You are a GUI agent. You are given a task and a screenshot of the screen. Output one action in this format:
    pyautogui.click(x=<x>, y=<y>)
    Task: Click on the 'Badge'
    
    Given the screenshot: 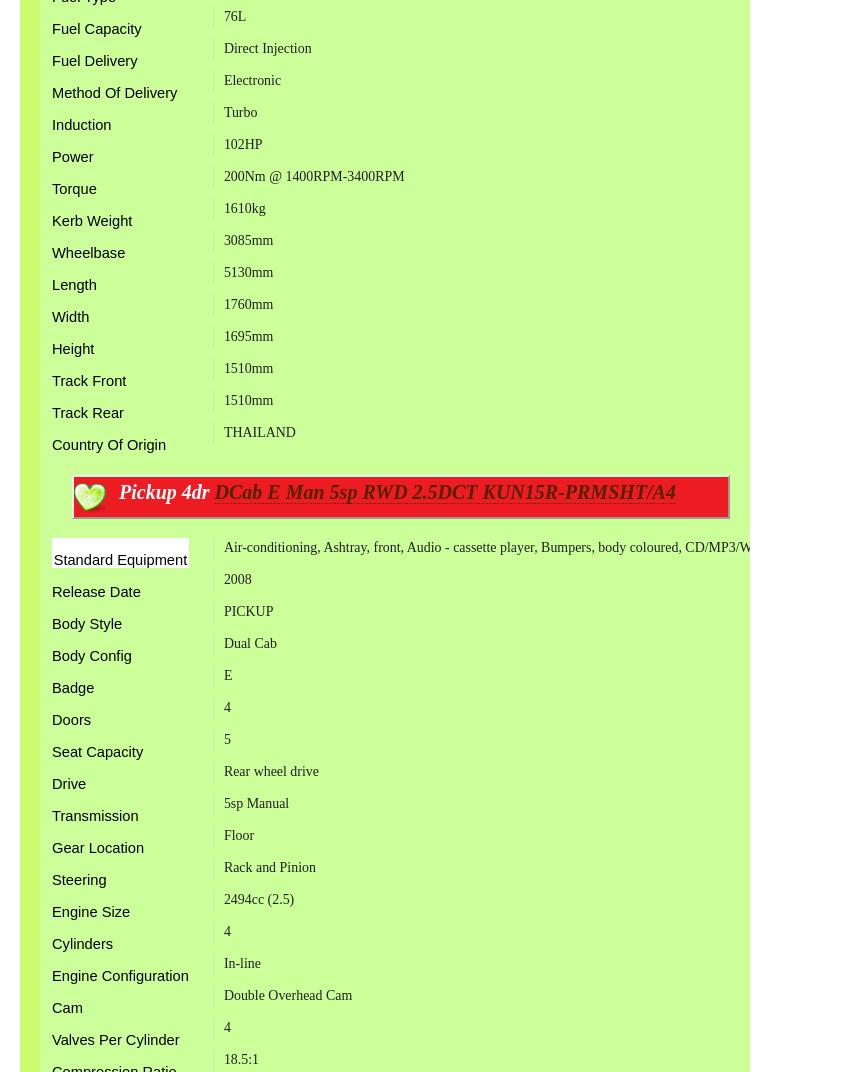 What is the action you would take?
    pyautogui.click(x=50, y=686)
    